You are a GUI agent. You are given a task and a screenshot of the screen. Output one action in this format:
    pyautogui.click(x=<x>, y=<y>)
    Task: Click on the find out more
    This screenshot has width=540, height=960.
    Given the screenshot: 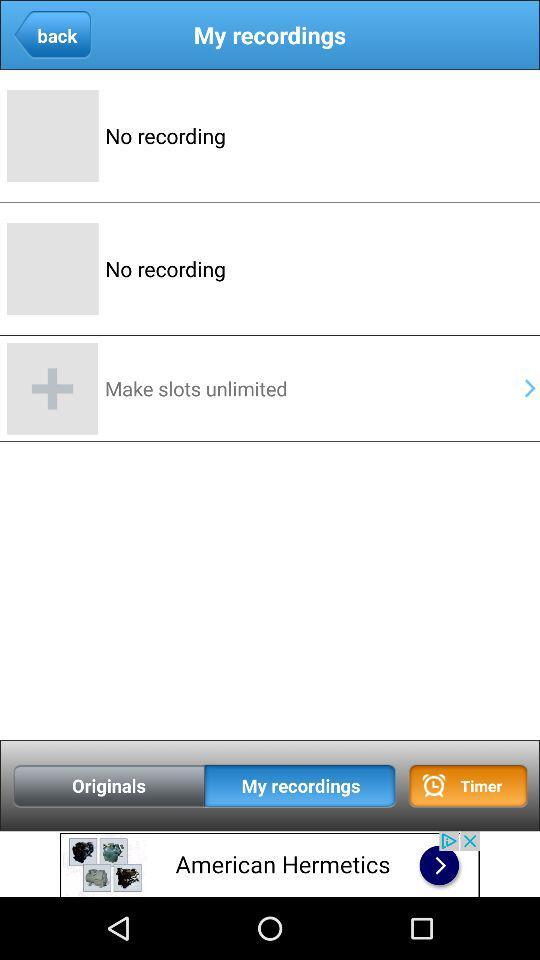 What is the action you would take?
    pyautogui.click(x=270, y=863)
    